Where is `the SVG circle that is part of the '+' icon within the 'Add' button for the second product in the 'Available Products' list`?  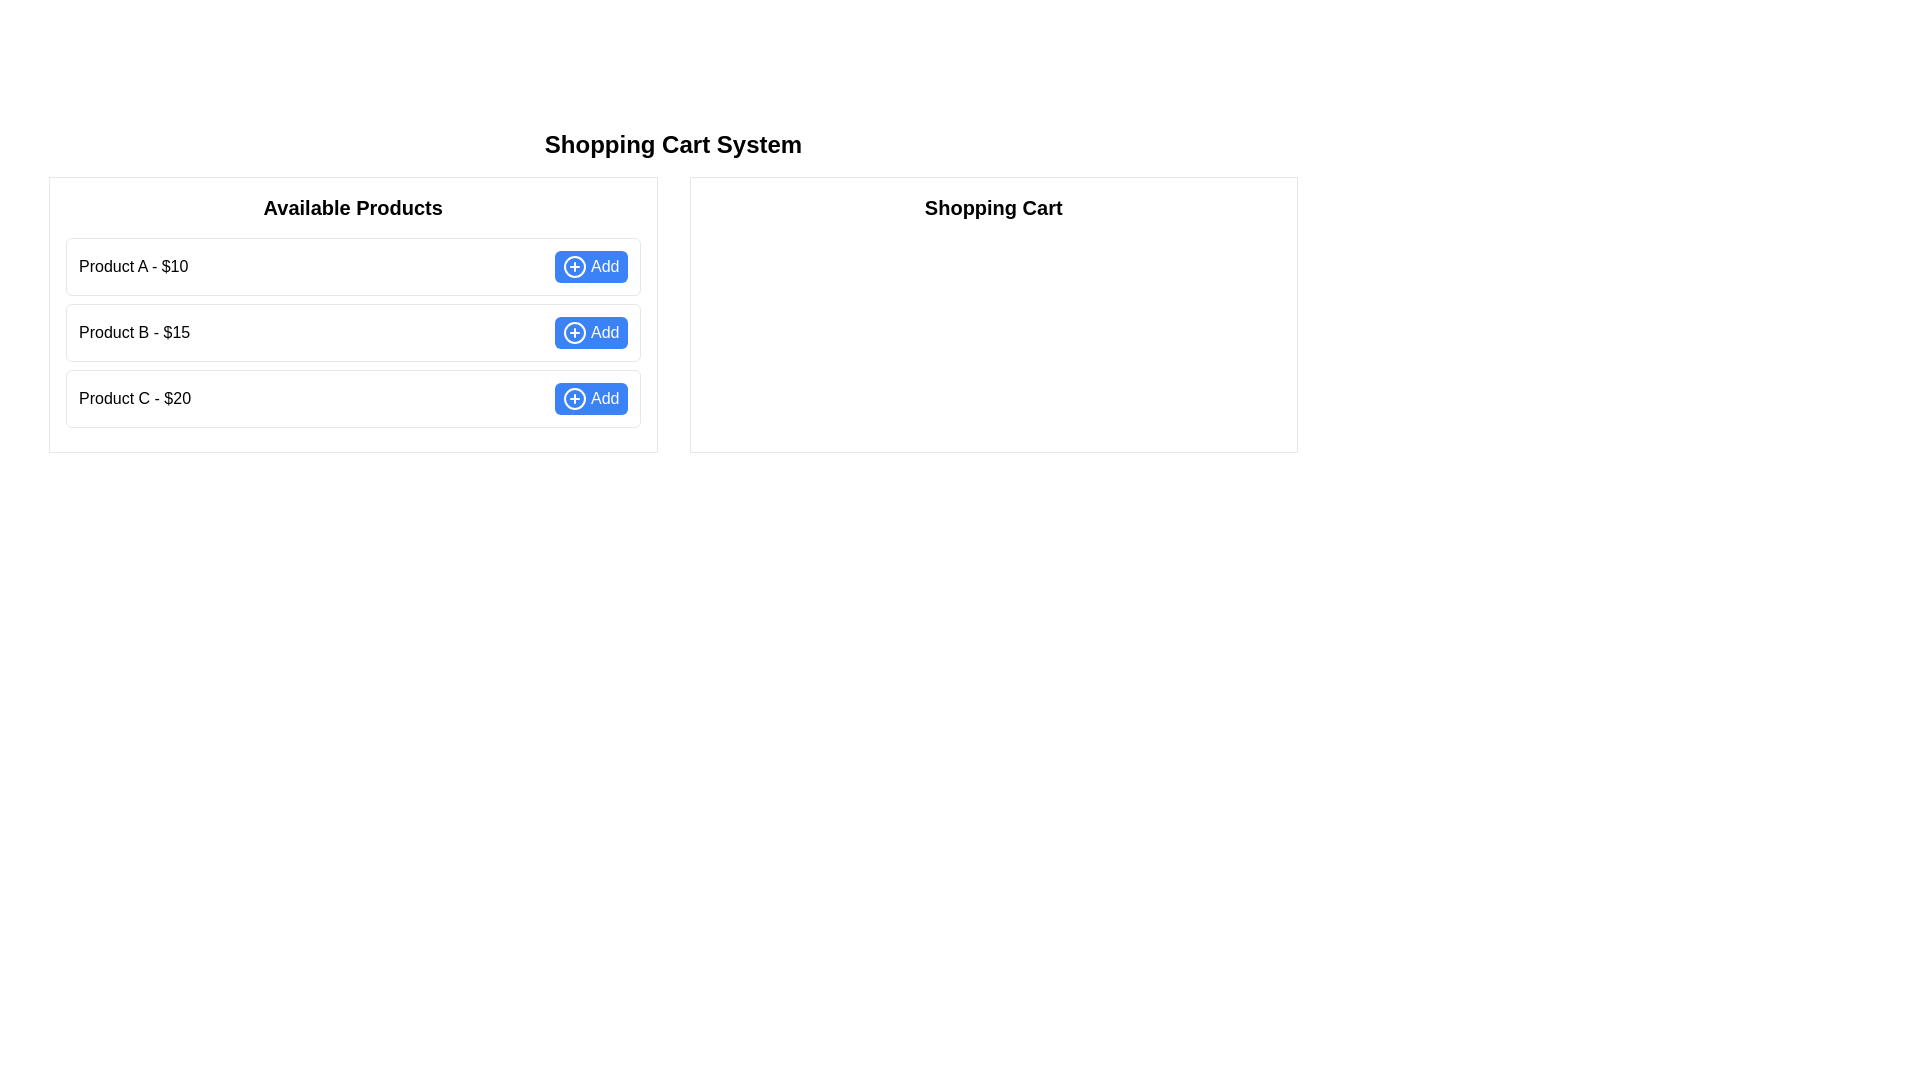 the SVG circle that is part of the '+' icon within the 'Add' button for the second product in the 'Available Products' list is located at coordinates (574, 331).